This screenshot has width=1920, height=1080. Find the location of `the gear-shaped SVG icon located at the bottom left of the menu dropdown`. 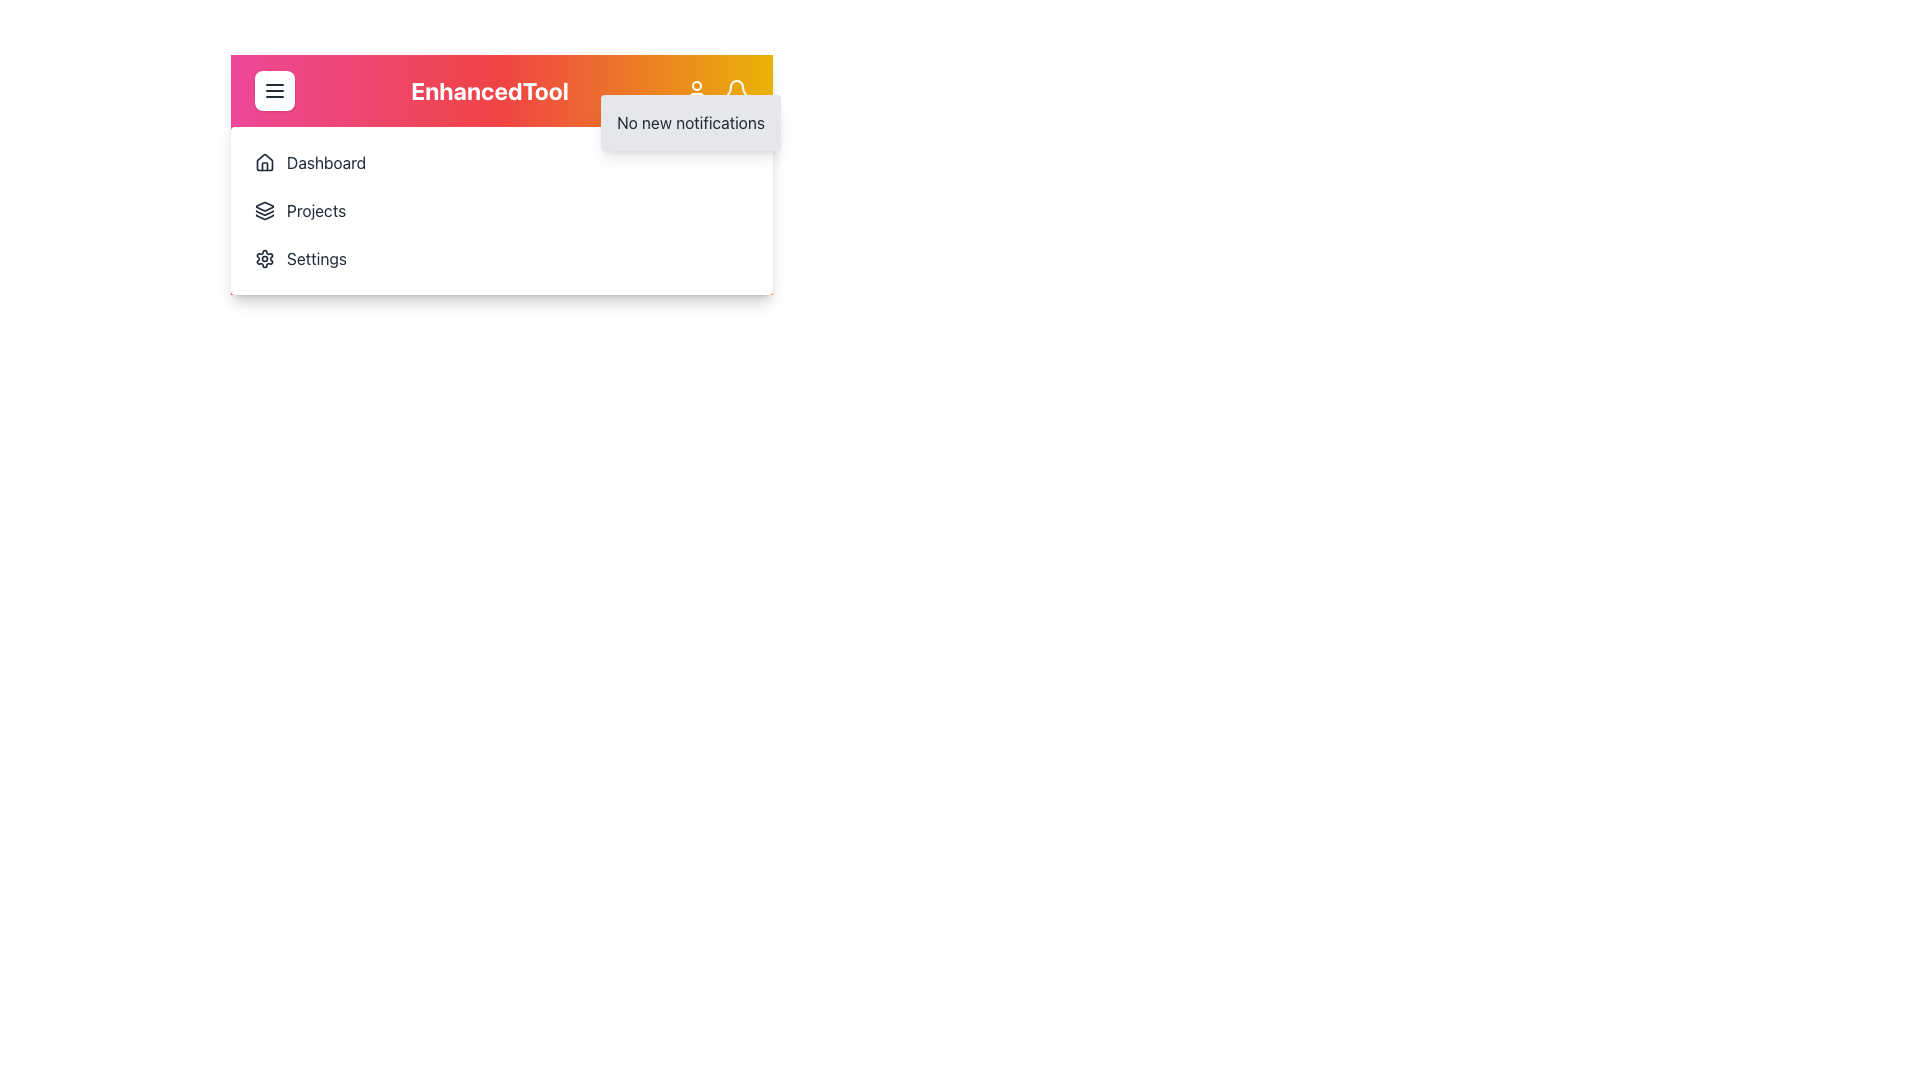

the gear-shaped SVG icon located at the bottom left of the menu dropdown is located at coordinates (263, 257).